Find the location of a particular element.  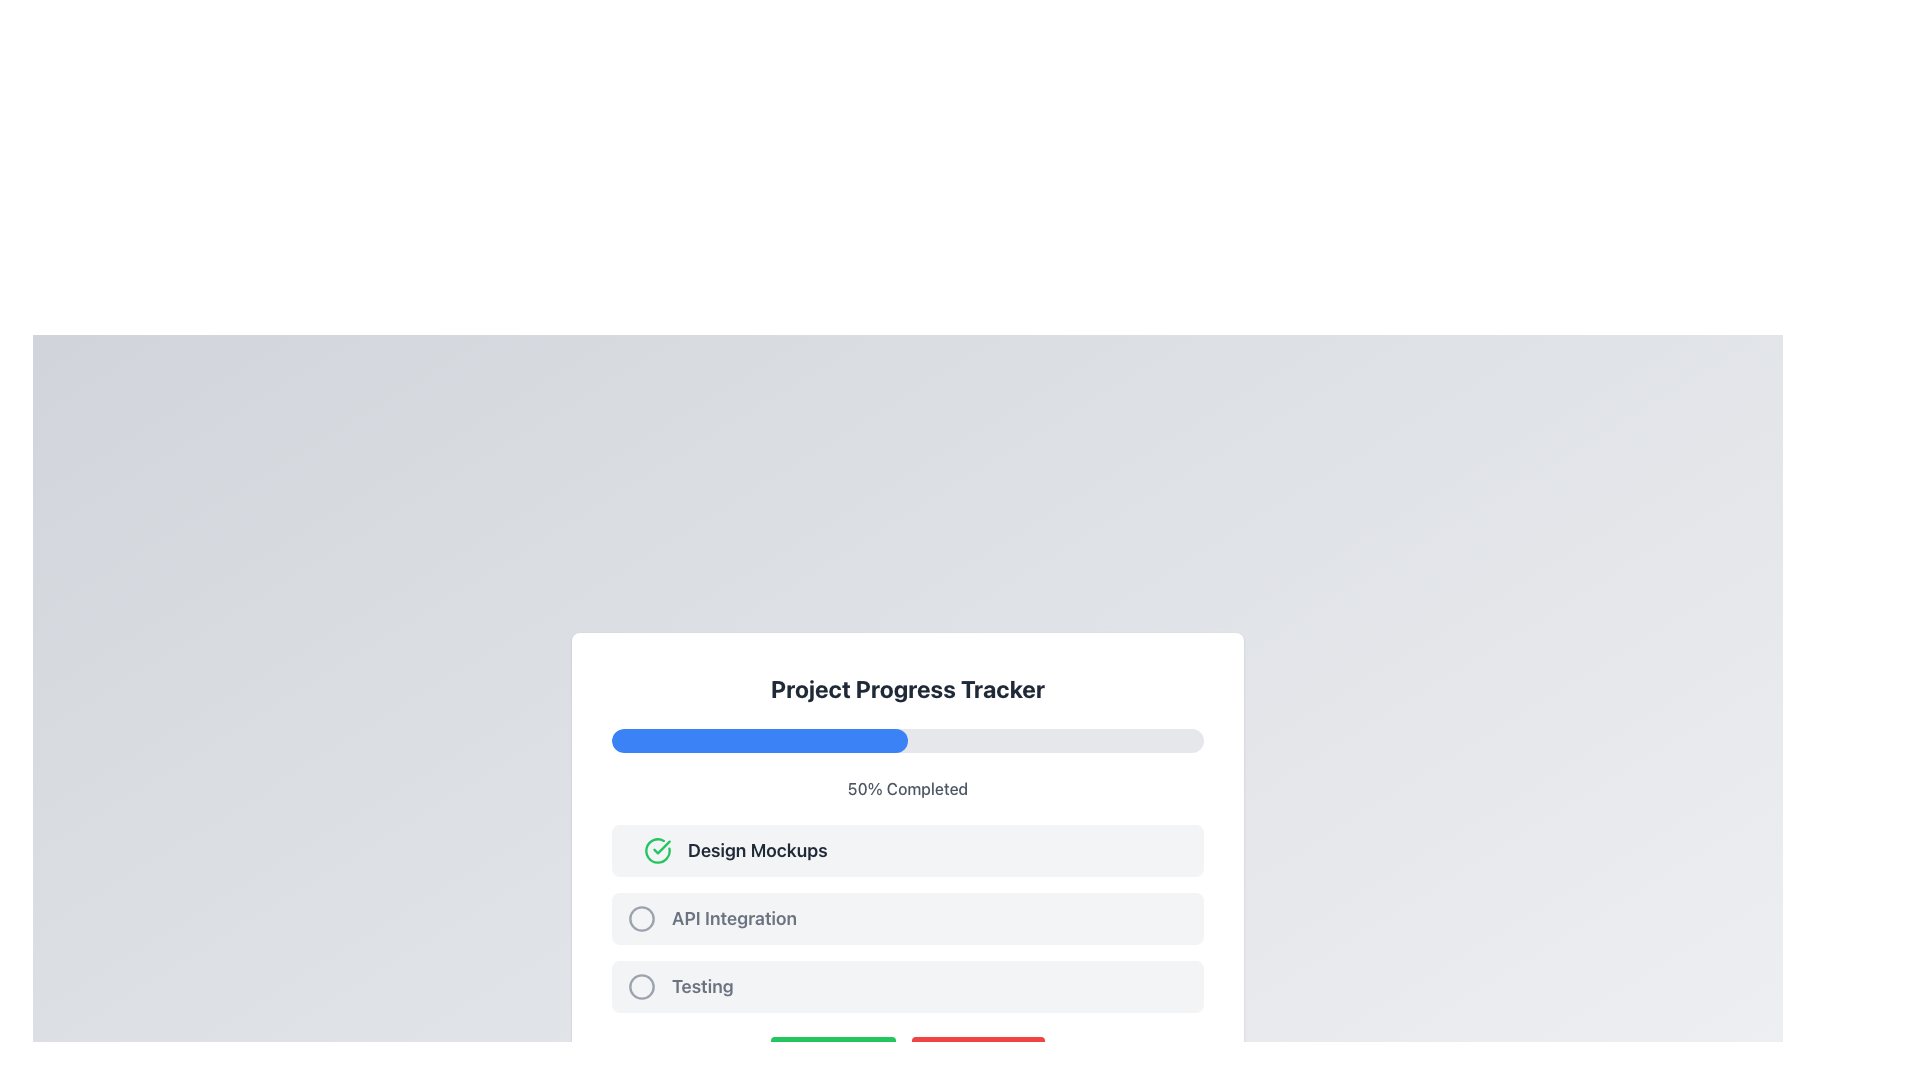

the 'Increase' button which is located on the lower half of the interface, to trigger the visual hover effect is located at coordinates (833, 1055).